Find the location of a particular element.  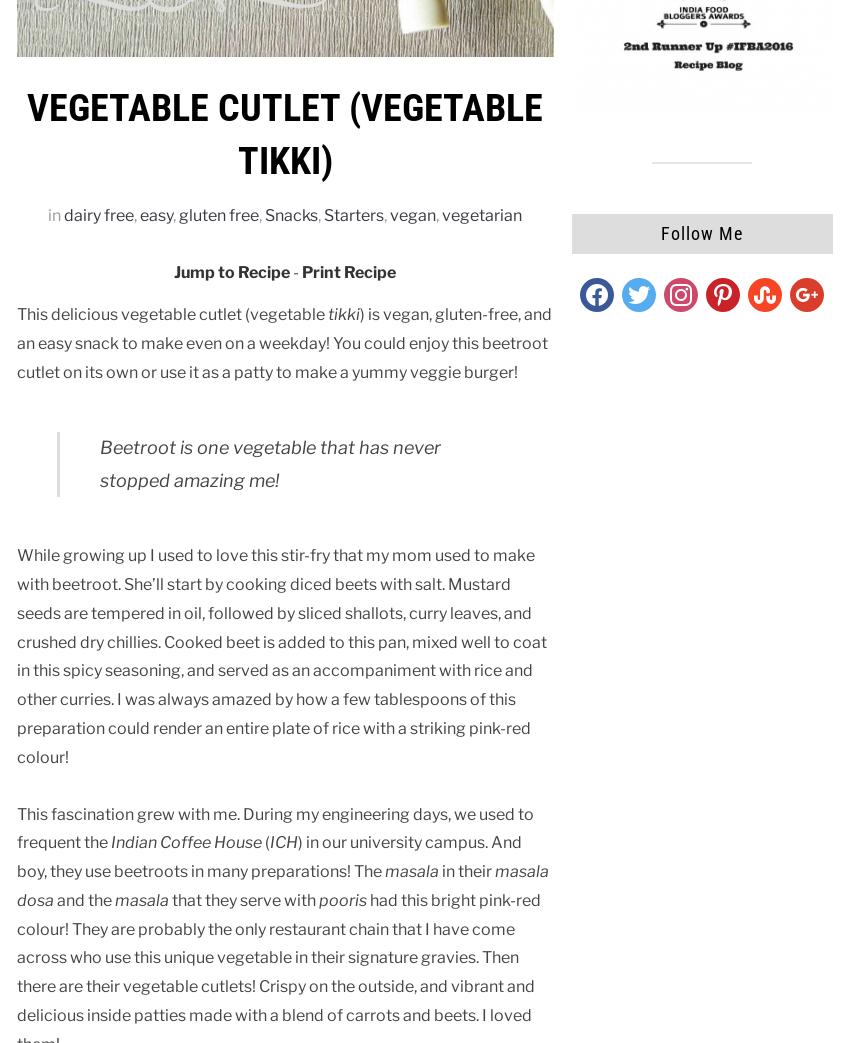

'easy' is located at coordinates (156, 214).